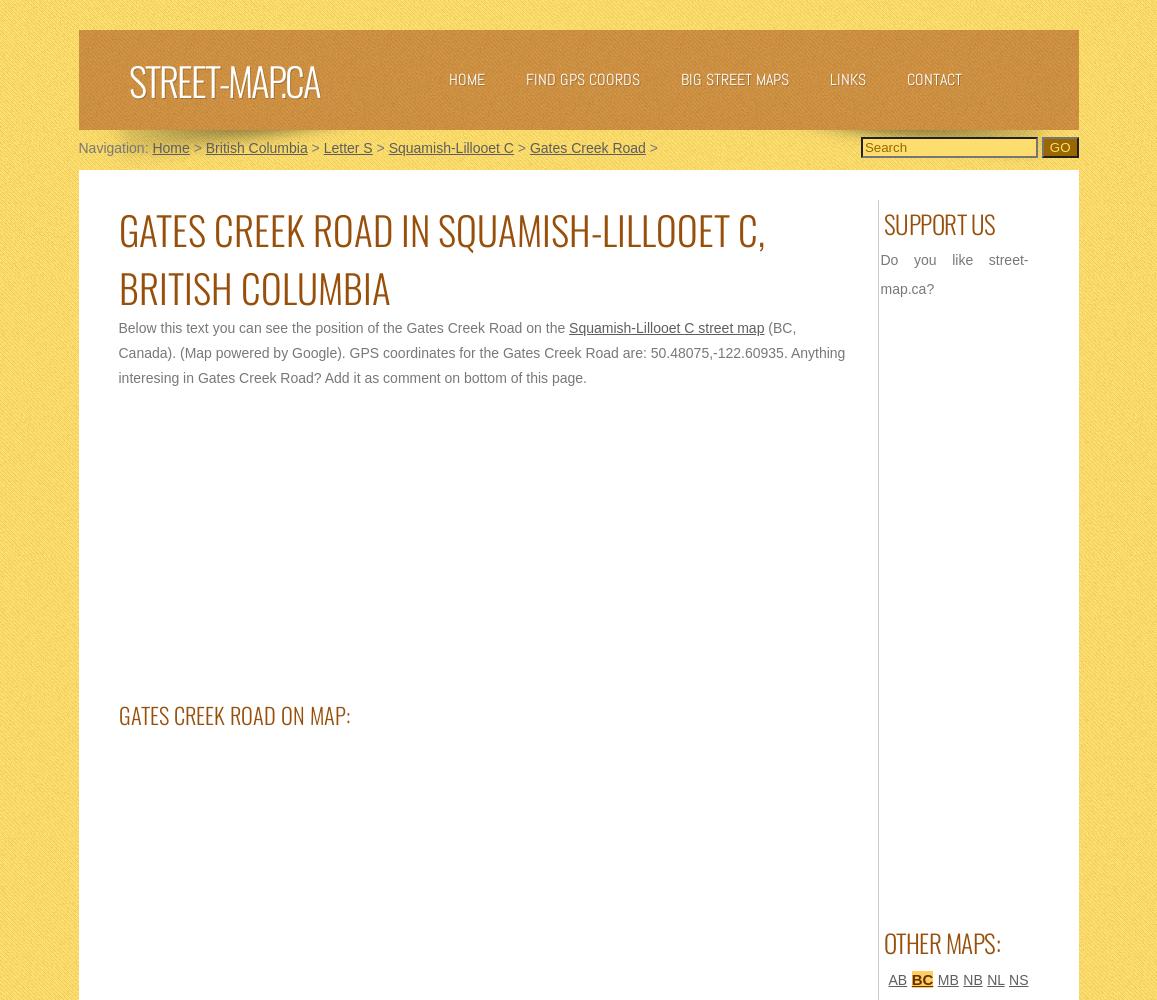 The image size is (1157, 1000). What do you see at coordinates (256, 148) in the screenshot?
I see `'British Columbia'` at bounding box center [256, 148].